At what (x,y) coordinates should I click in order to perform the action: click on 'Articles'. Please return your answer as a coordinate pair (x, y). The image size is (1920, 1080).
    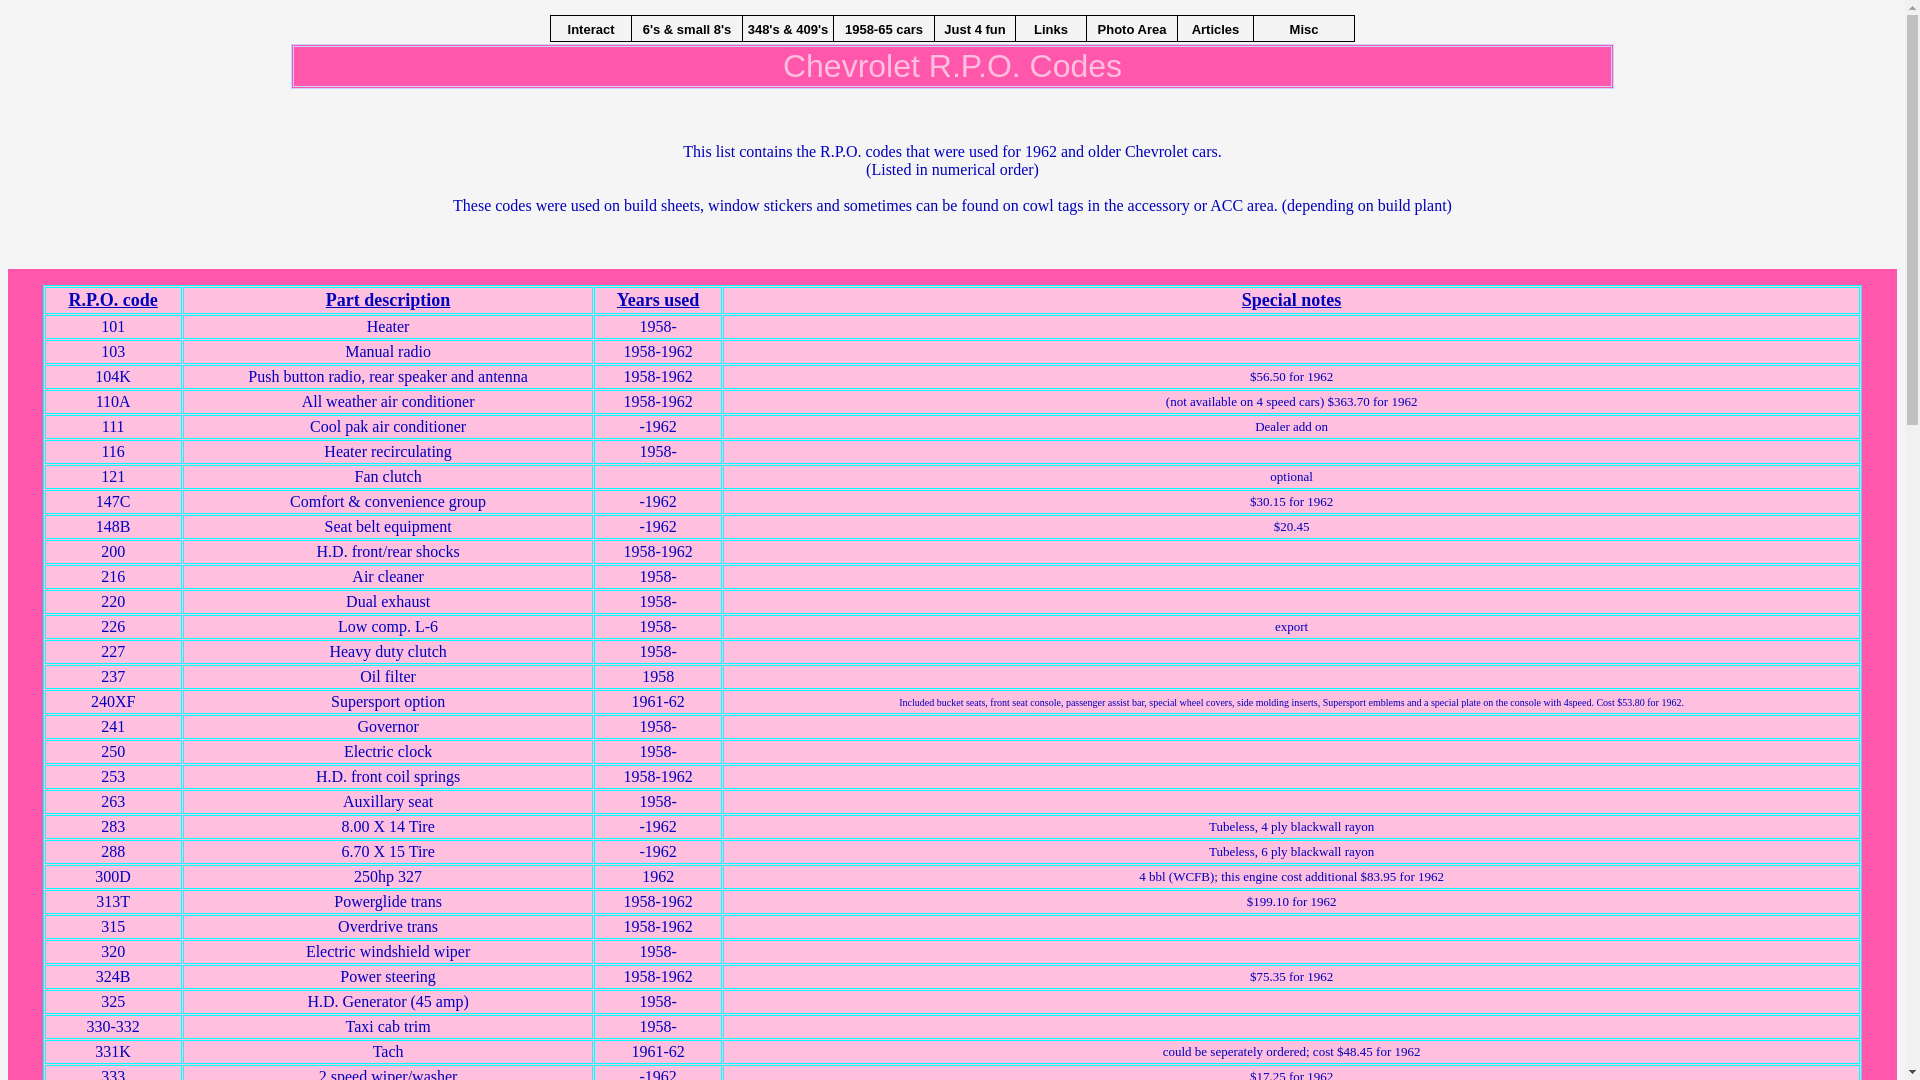
    Looking at the image, I should click on (1214, 28).